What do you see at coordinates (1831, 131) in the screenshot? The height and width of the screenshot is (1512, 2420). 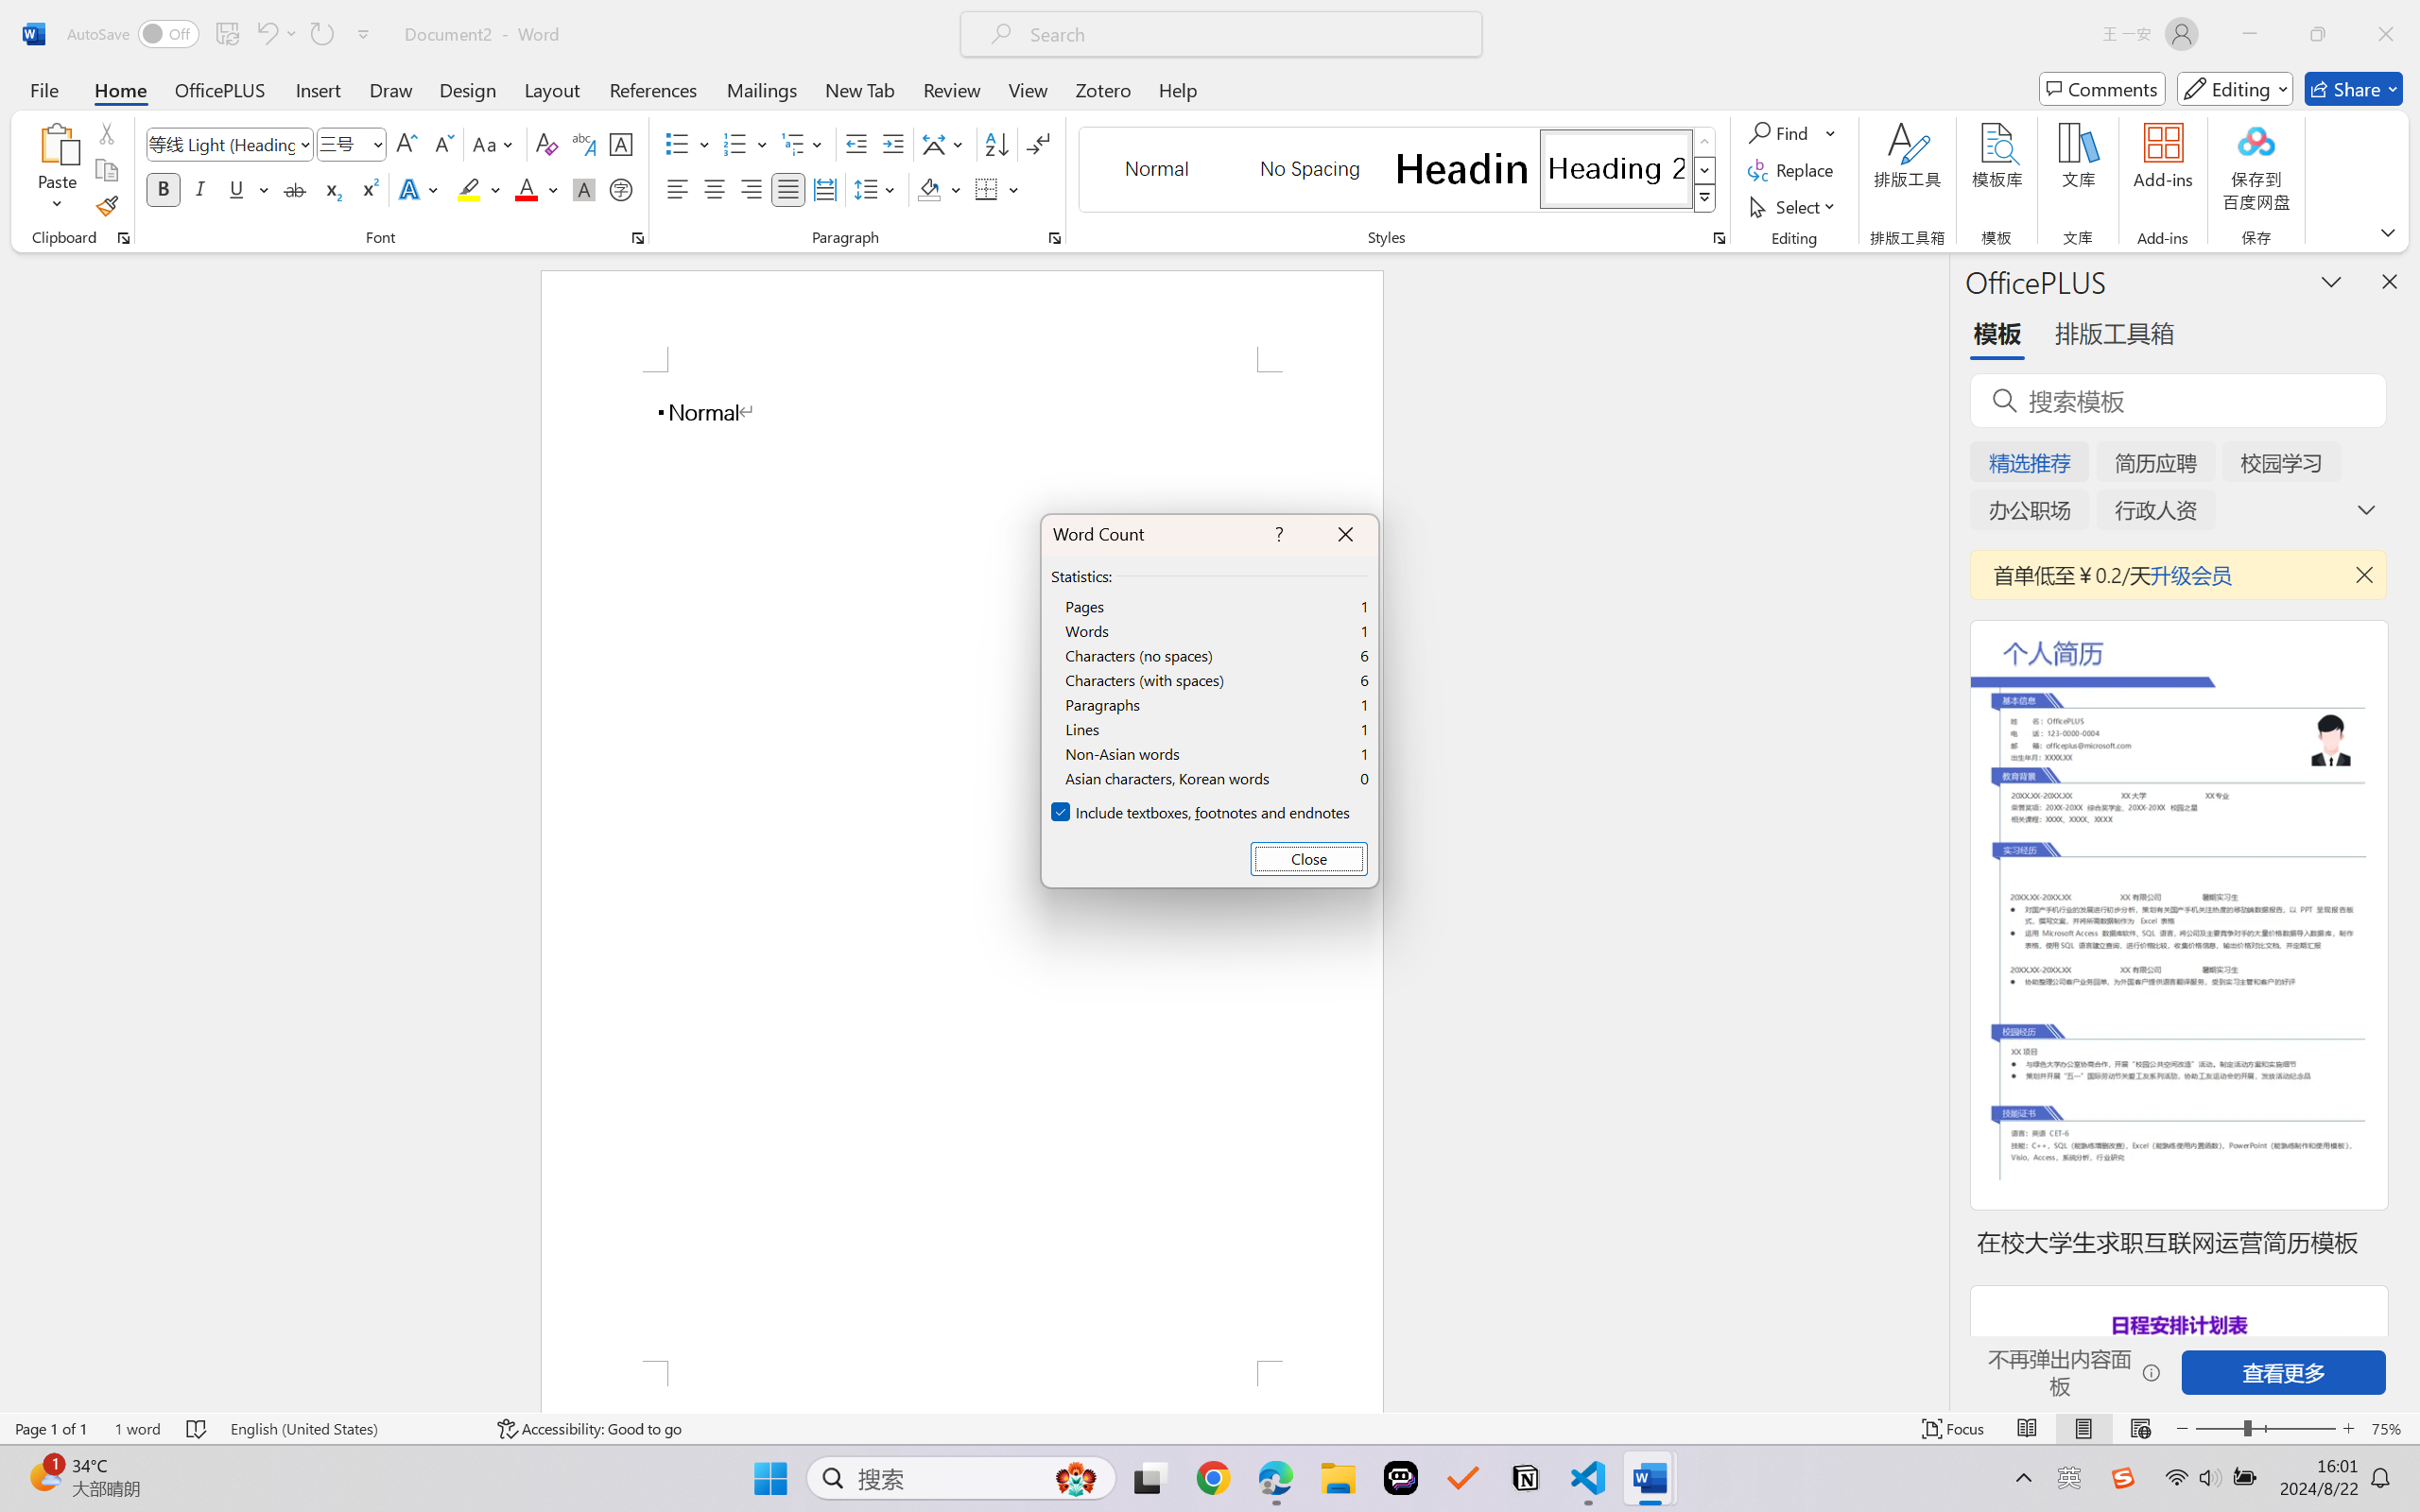 I see `'More Options'` at bounding box center [1831, 131].